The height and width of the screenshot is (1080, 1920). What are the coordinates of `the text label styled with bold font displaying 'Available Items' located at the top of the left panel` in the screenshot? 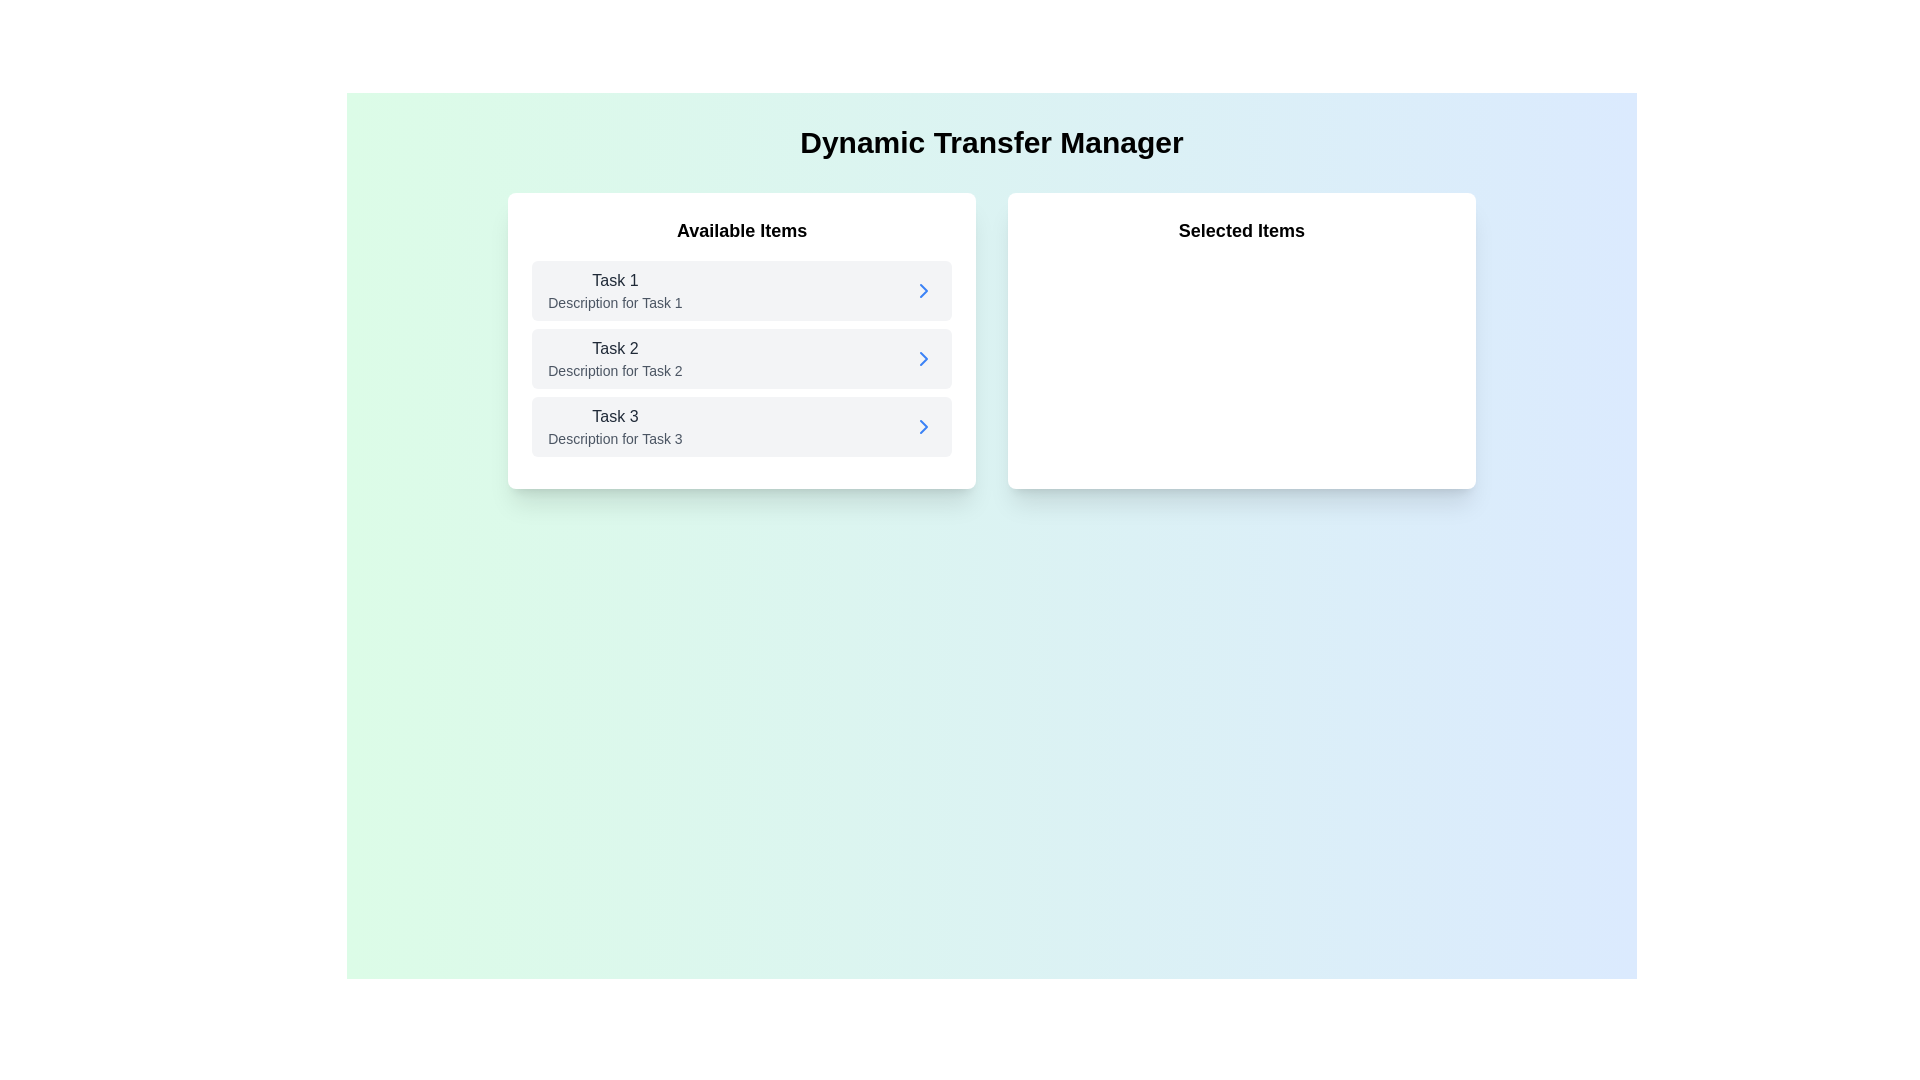 It's located at (741, 230).